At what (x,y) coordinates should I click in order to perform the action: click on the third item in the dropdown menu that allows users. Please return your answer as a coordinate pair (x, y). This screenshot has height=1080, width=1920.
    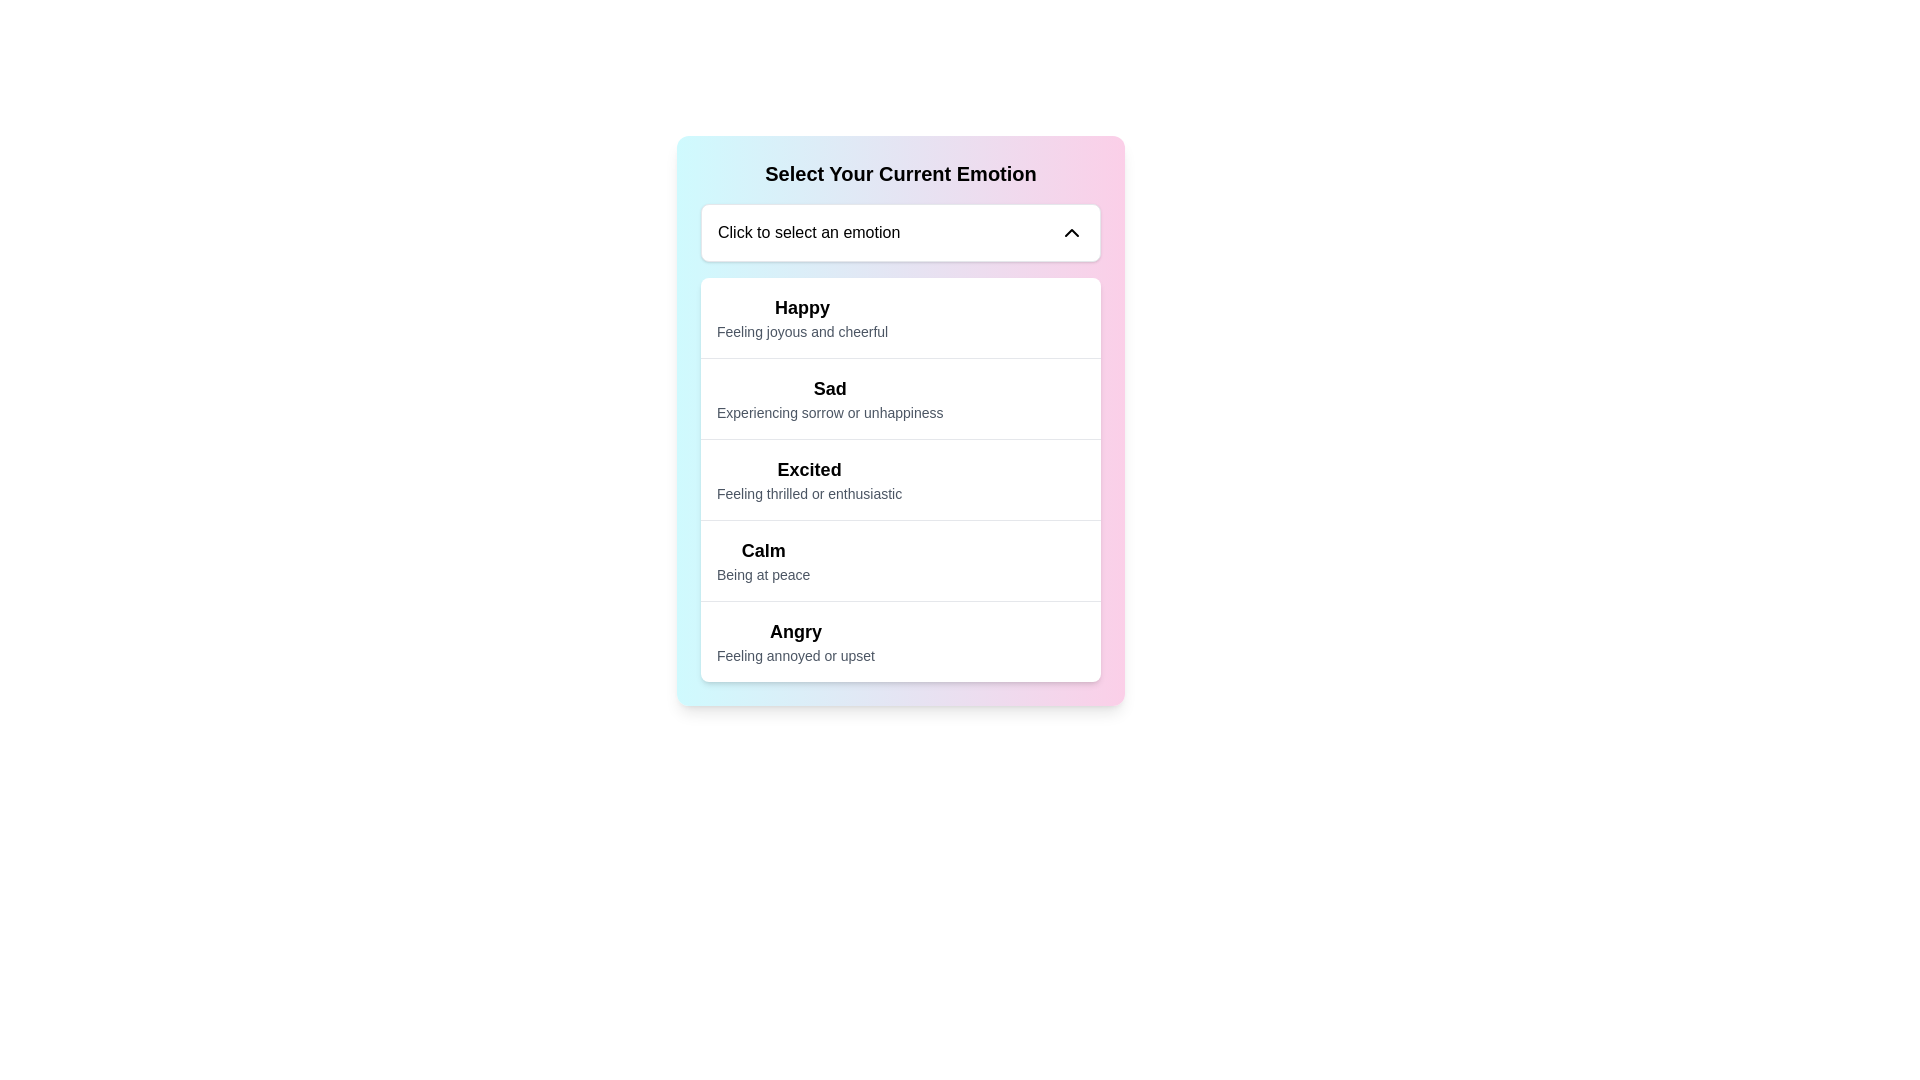
    Looking at the image, I should click on (809, 479).